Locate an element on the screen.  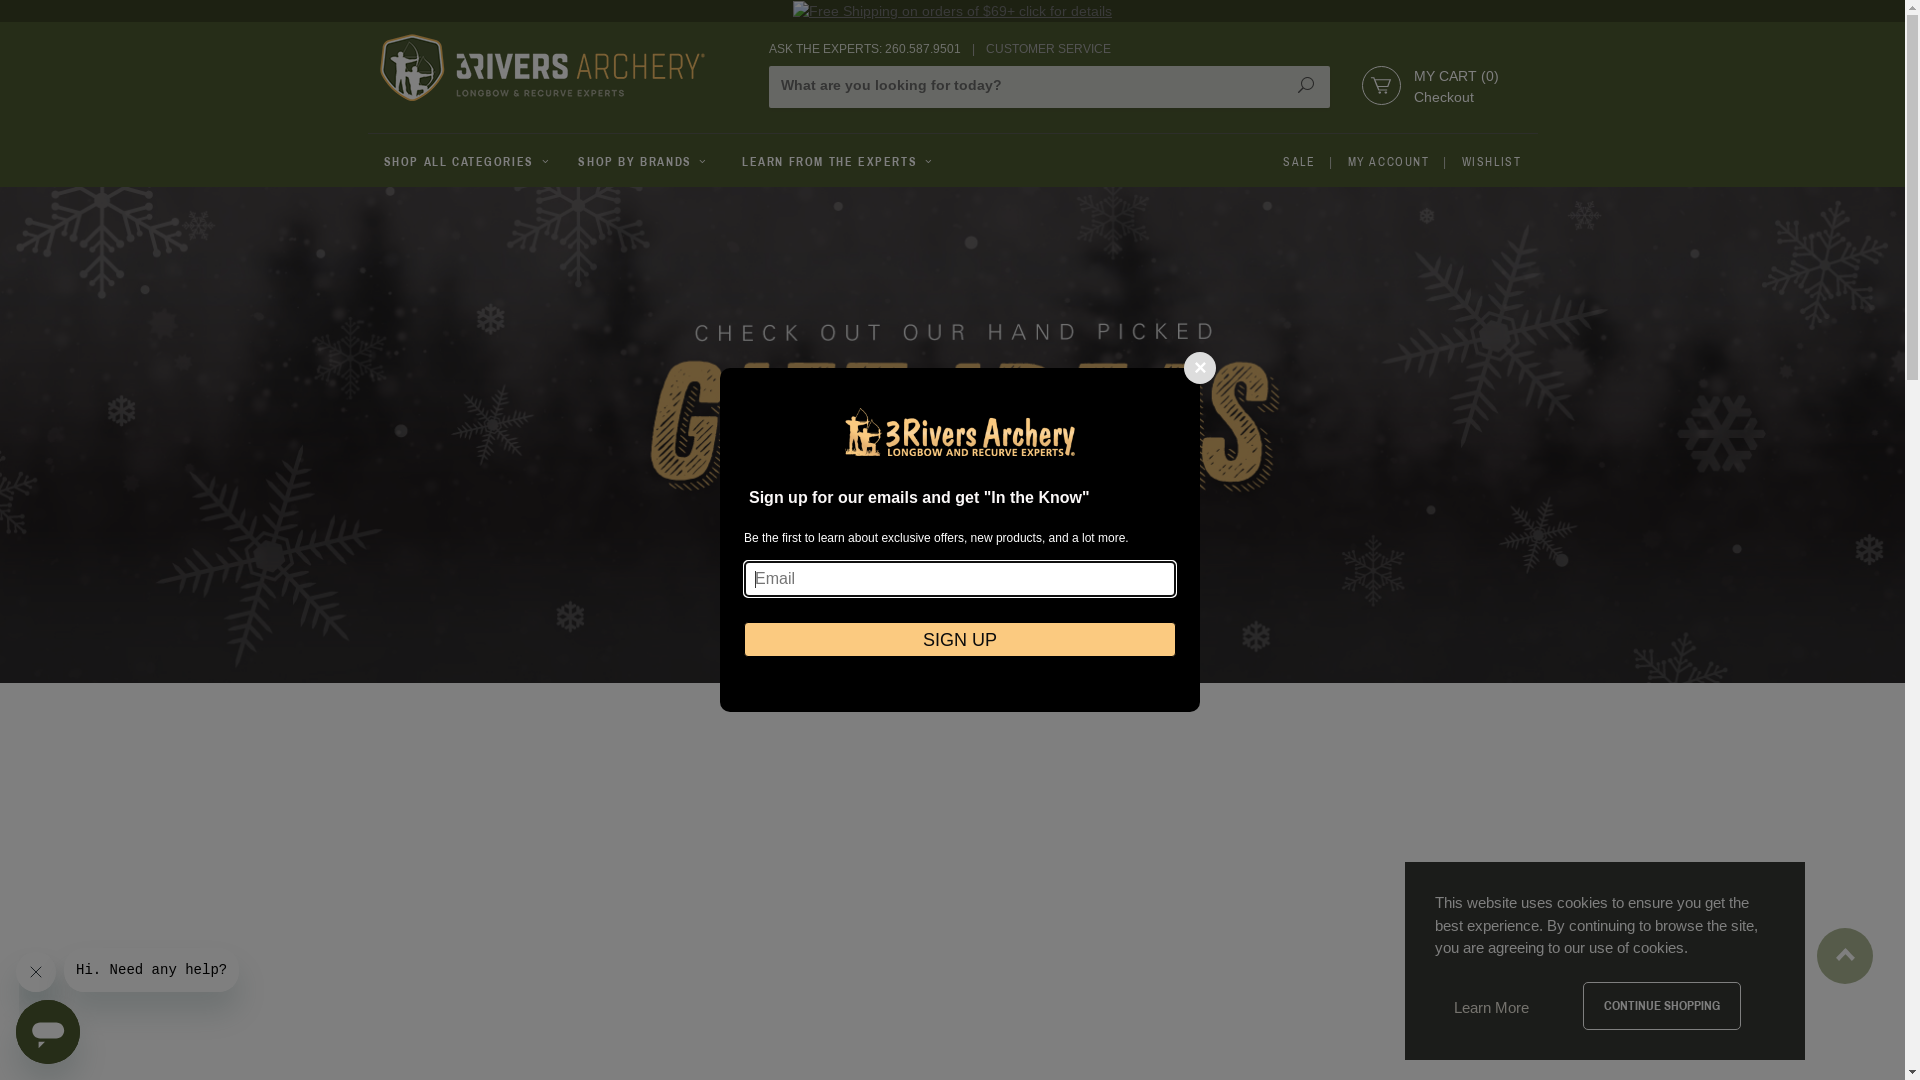
'MY CART (0)' is located at coordinates (1456, 75).